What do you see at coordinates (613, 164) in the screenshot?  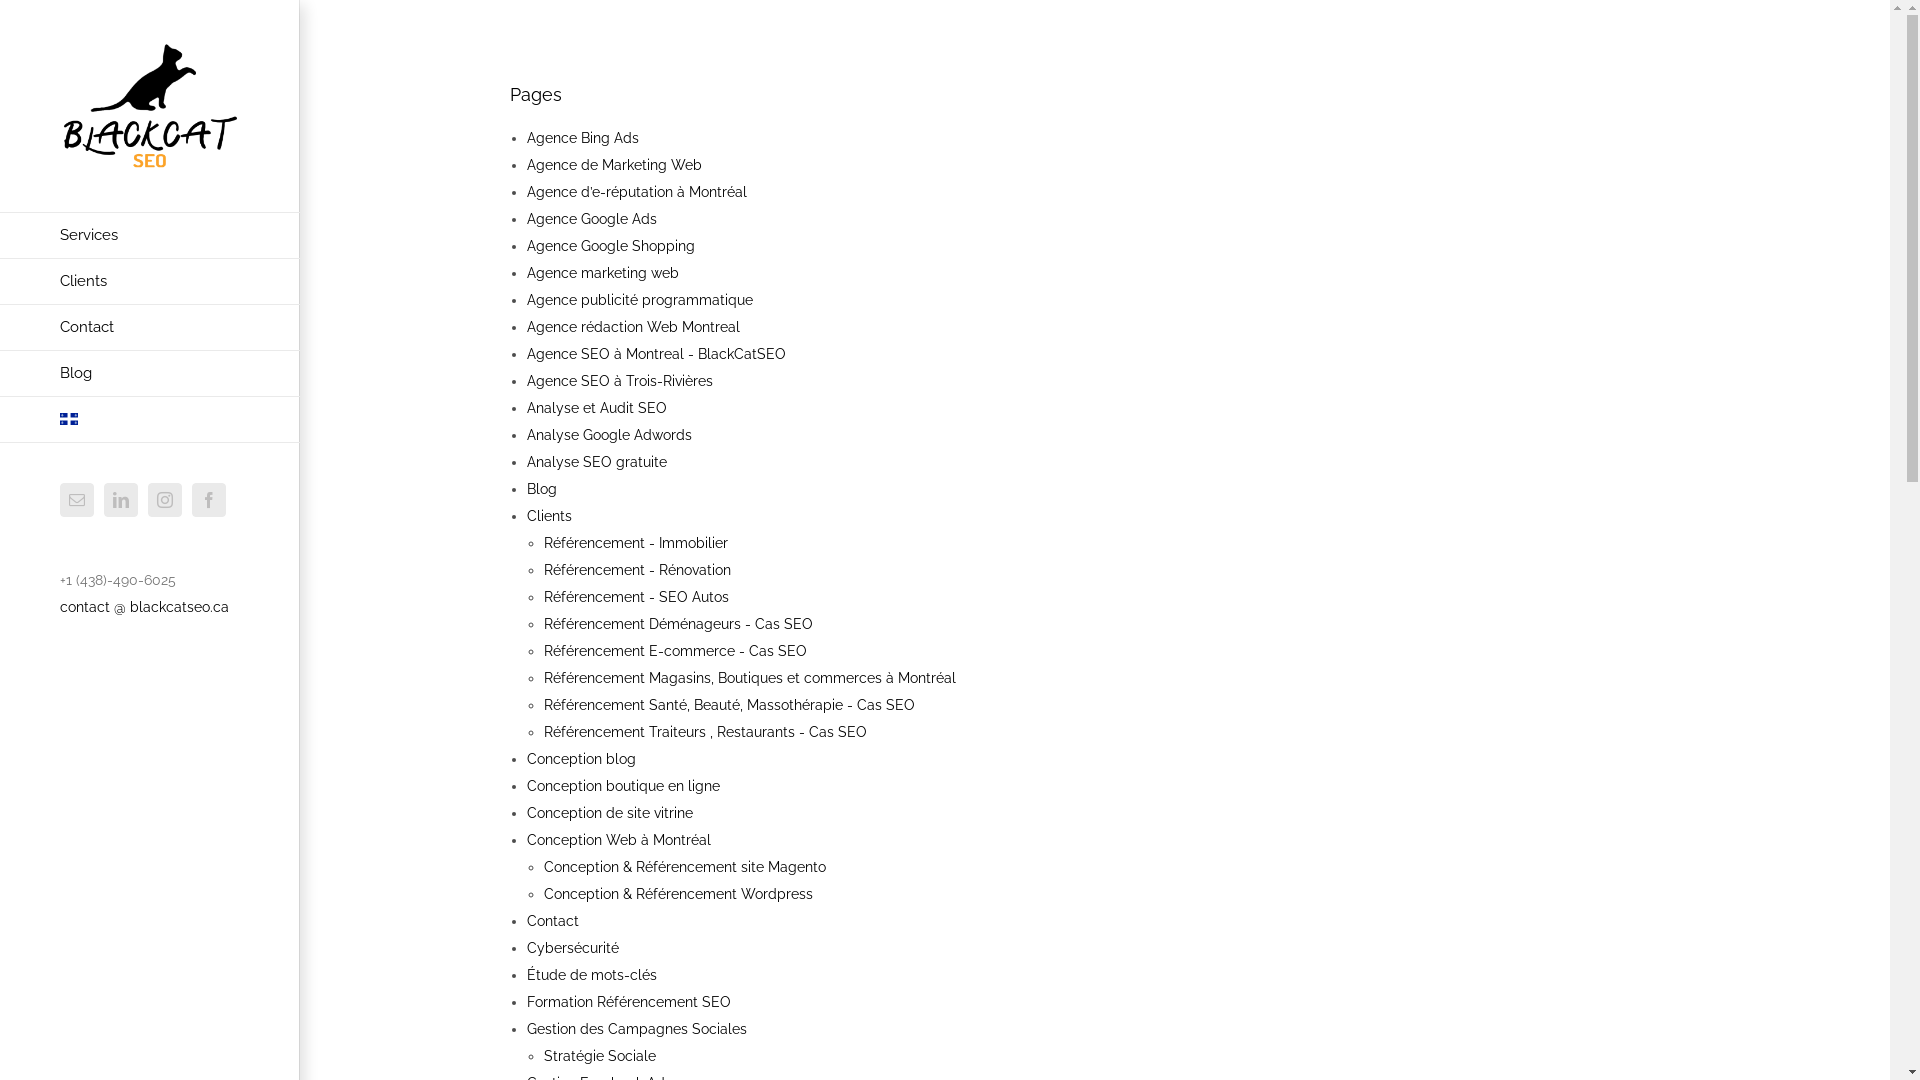 I see `'Agence de Marketing Web'` at bounding box center [613, 164].